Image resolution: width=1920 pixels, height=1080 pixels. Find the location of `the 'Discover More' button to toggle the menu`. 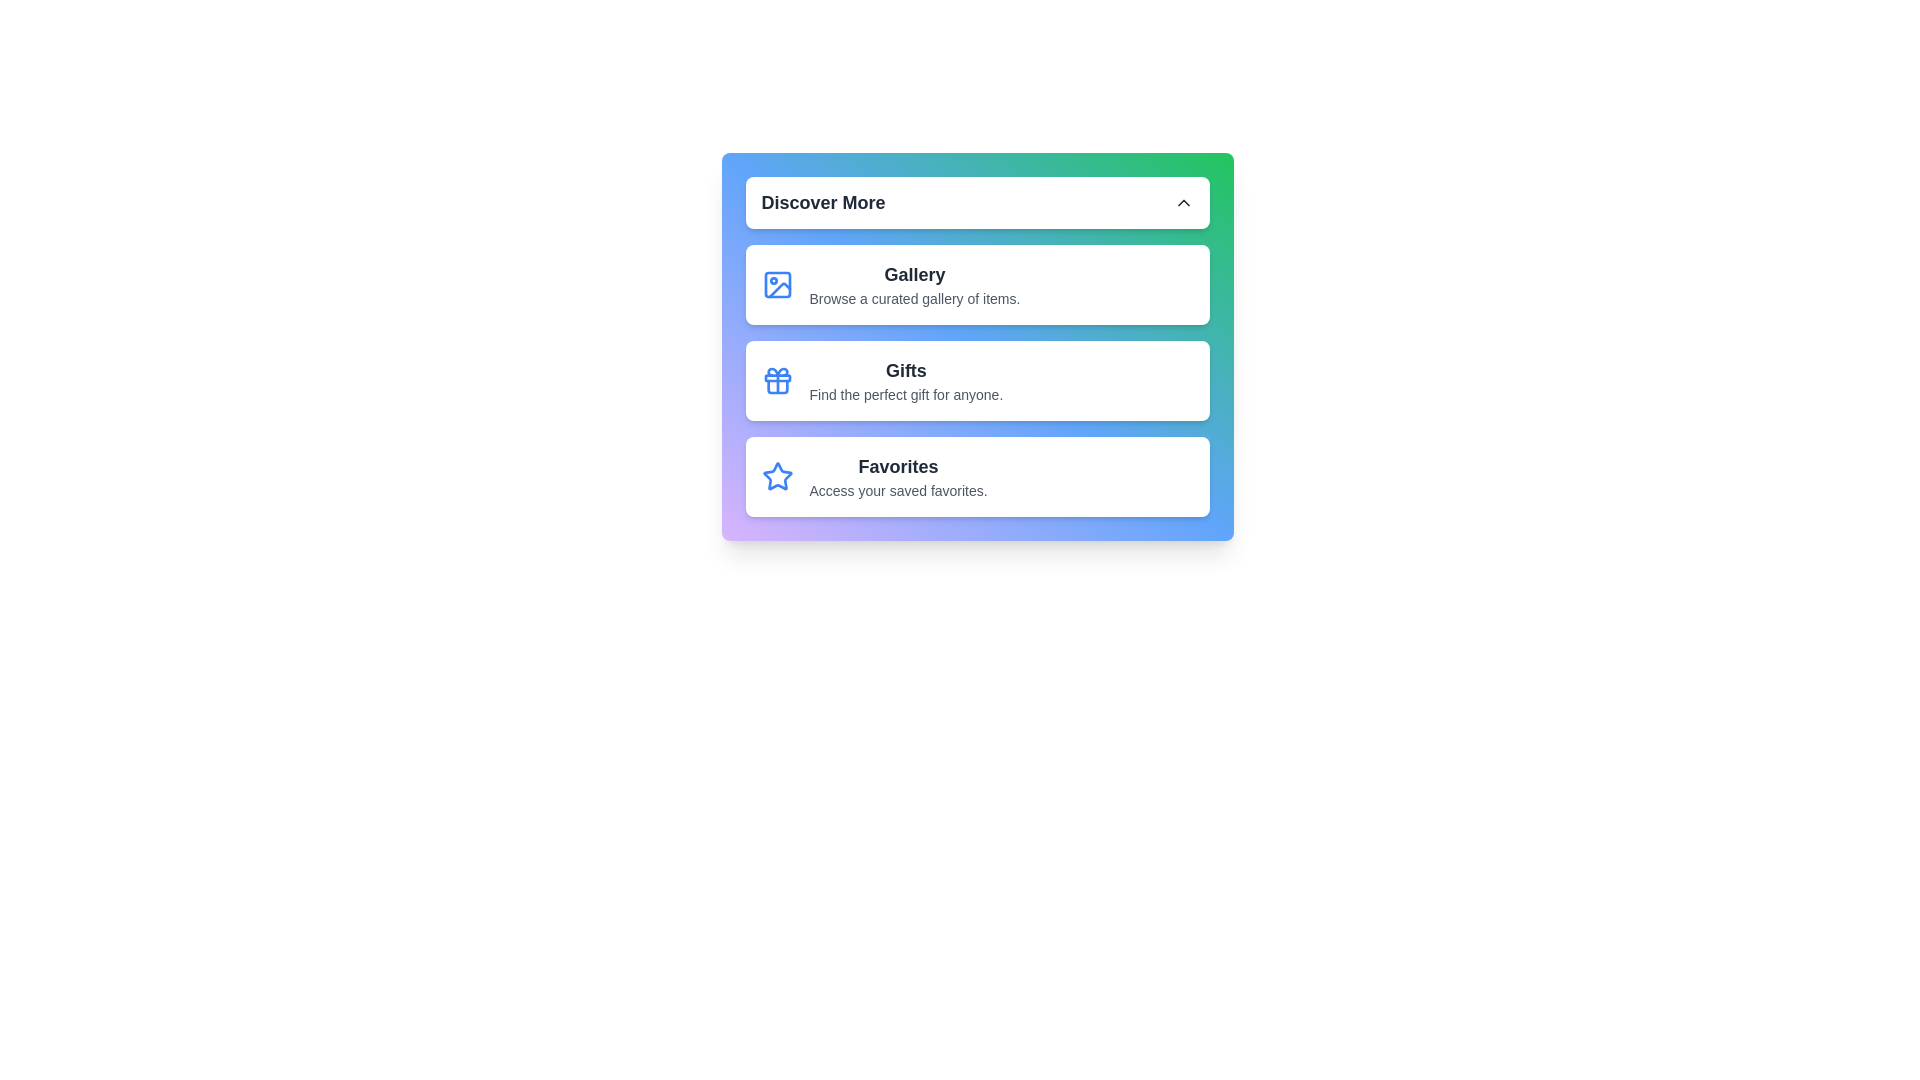

the 'Discover More' button to toggle the menu is located at coordinates (977, 203).